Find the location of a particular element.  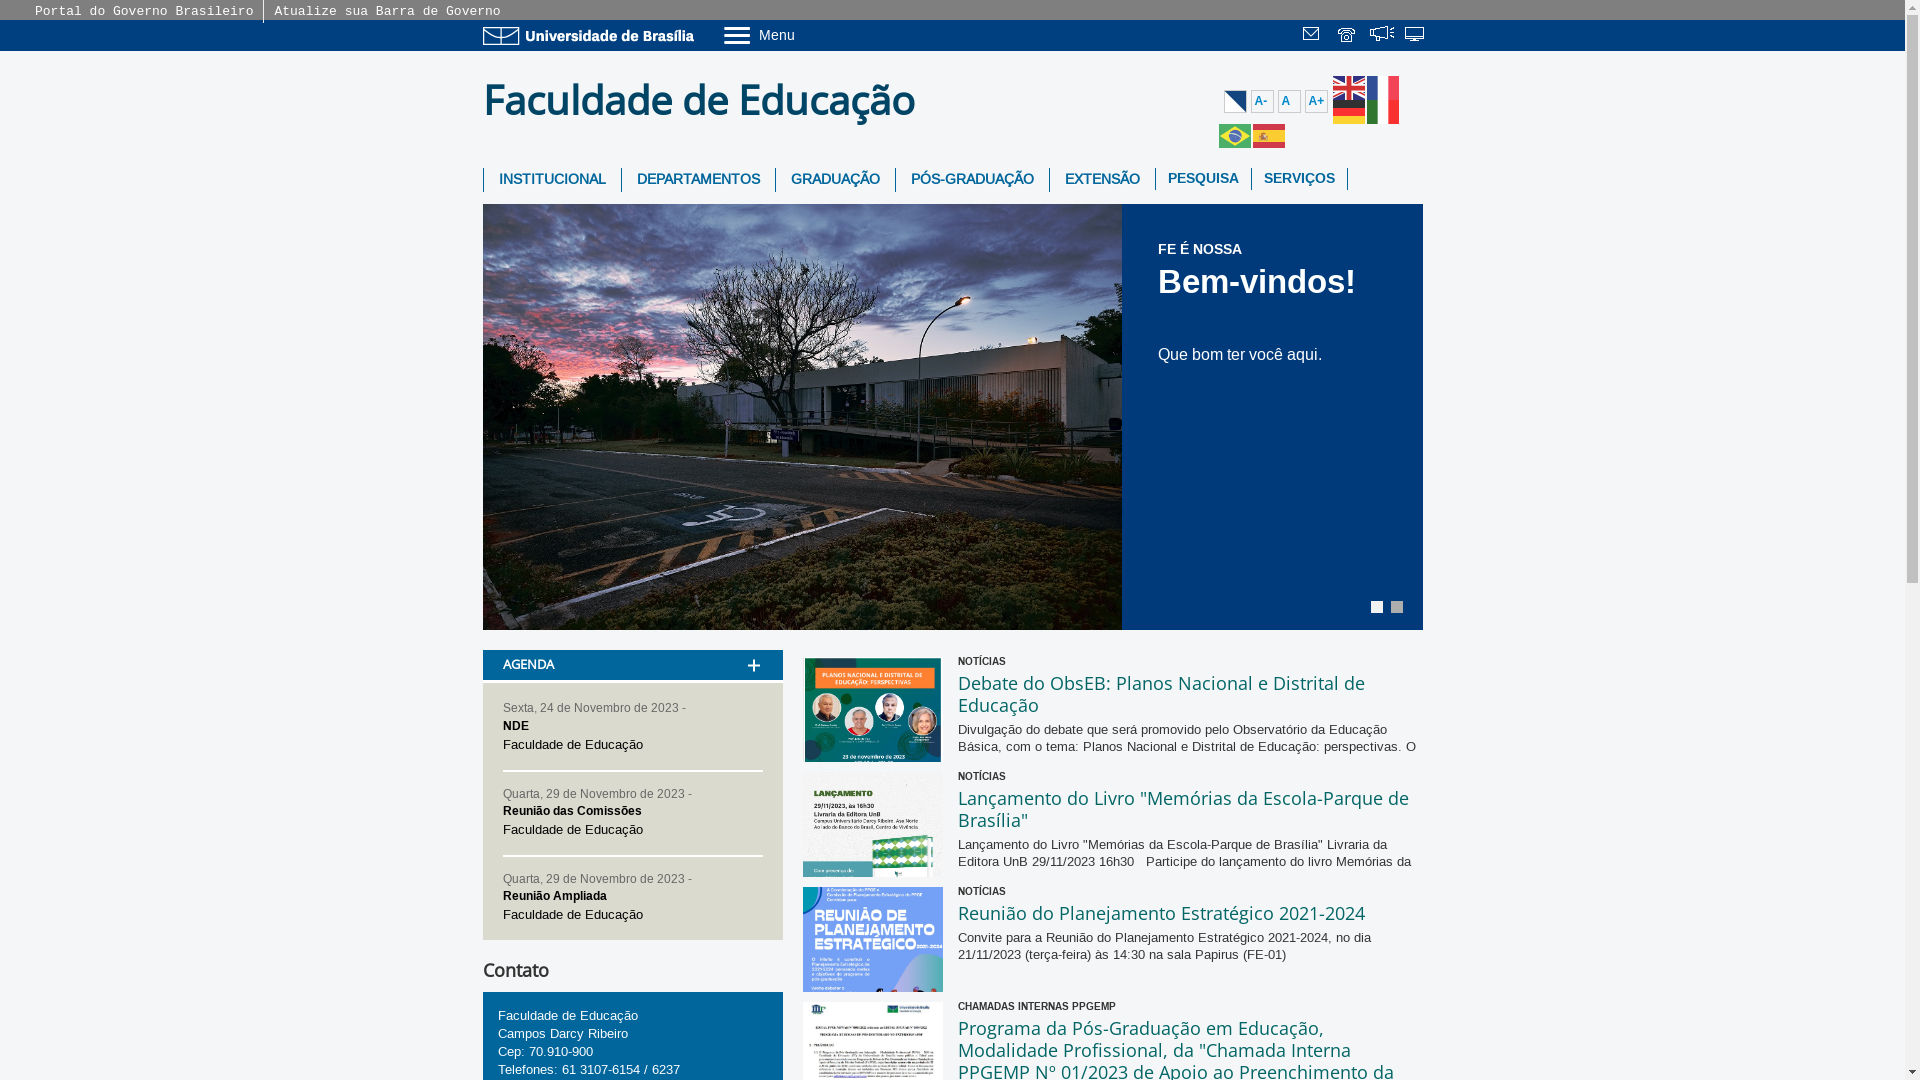

'Ir para o Portal da UnB' is located at coordinates (590, 35).